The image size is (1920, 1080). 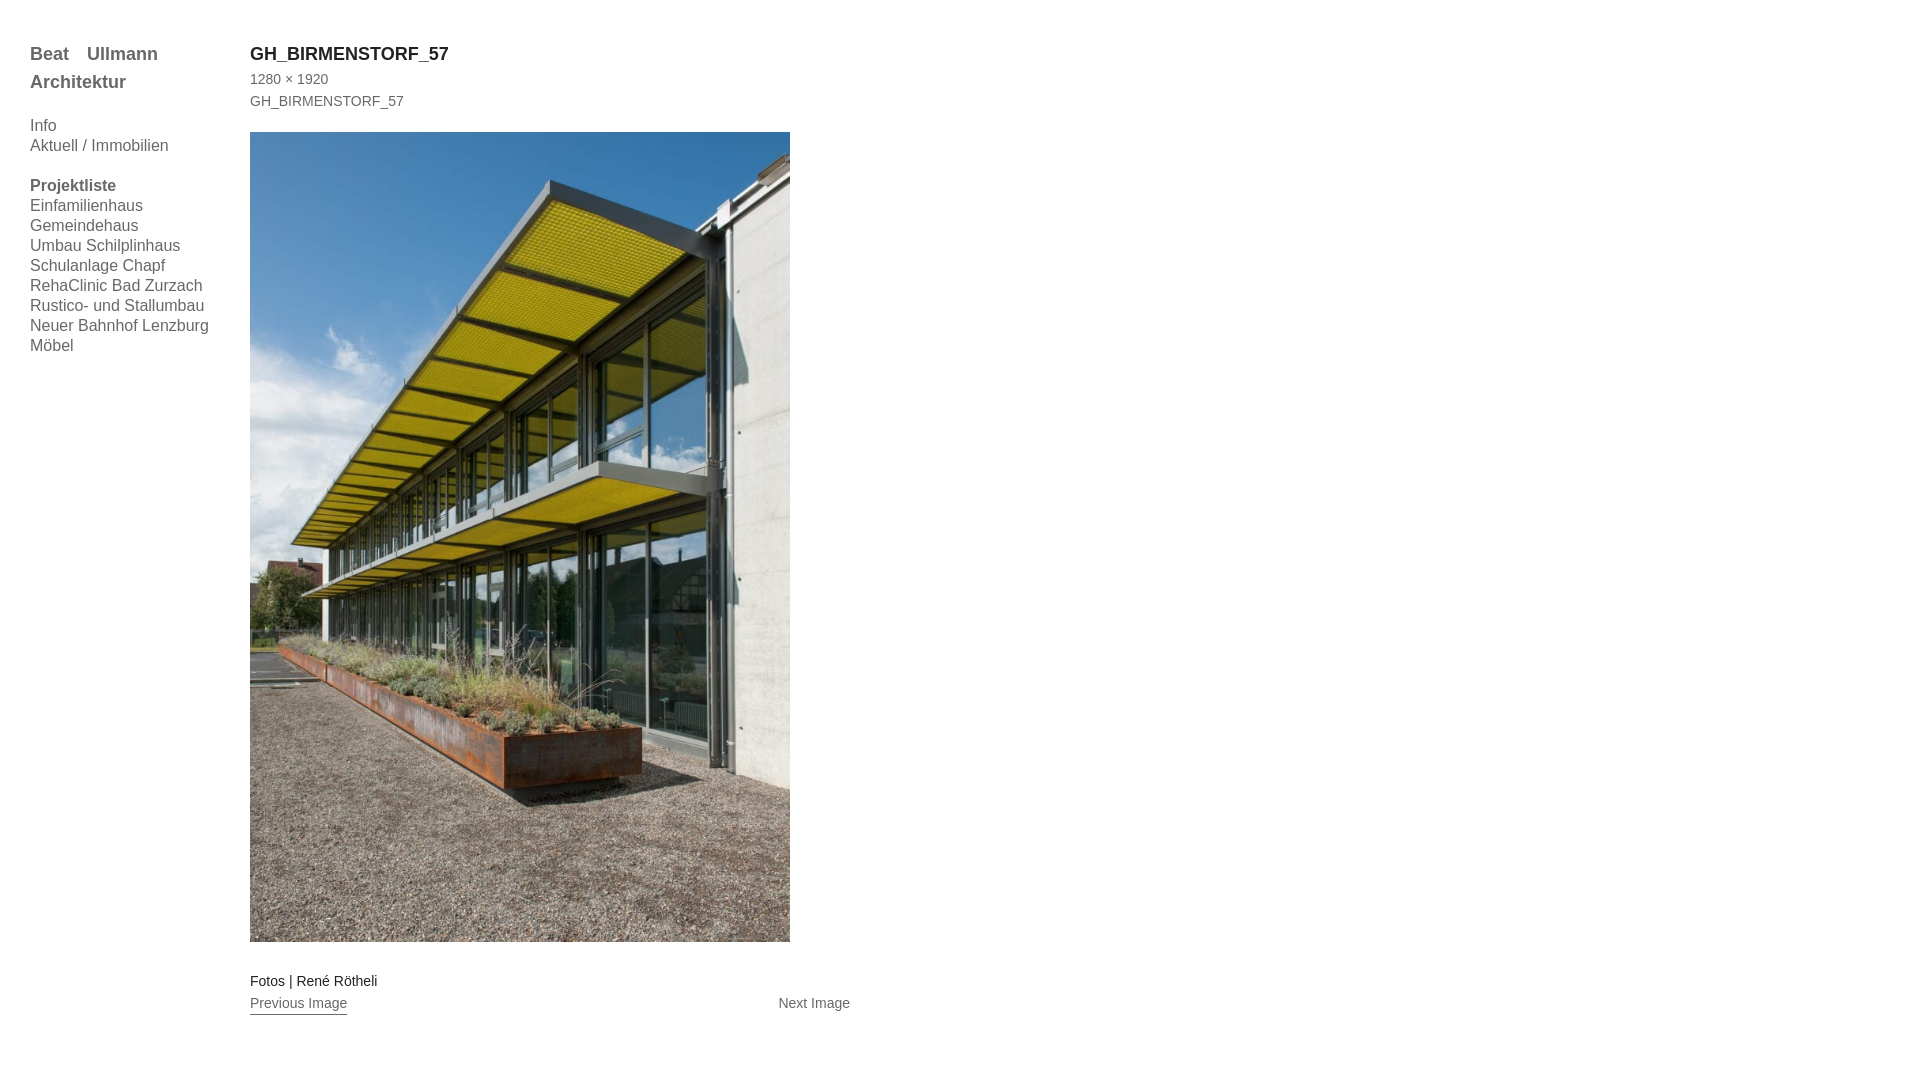 What do you see at coordinates (29, 127) in the screenshot?
I see `'Skip to content'` at bounding box center [29, 127].